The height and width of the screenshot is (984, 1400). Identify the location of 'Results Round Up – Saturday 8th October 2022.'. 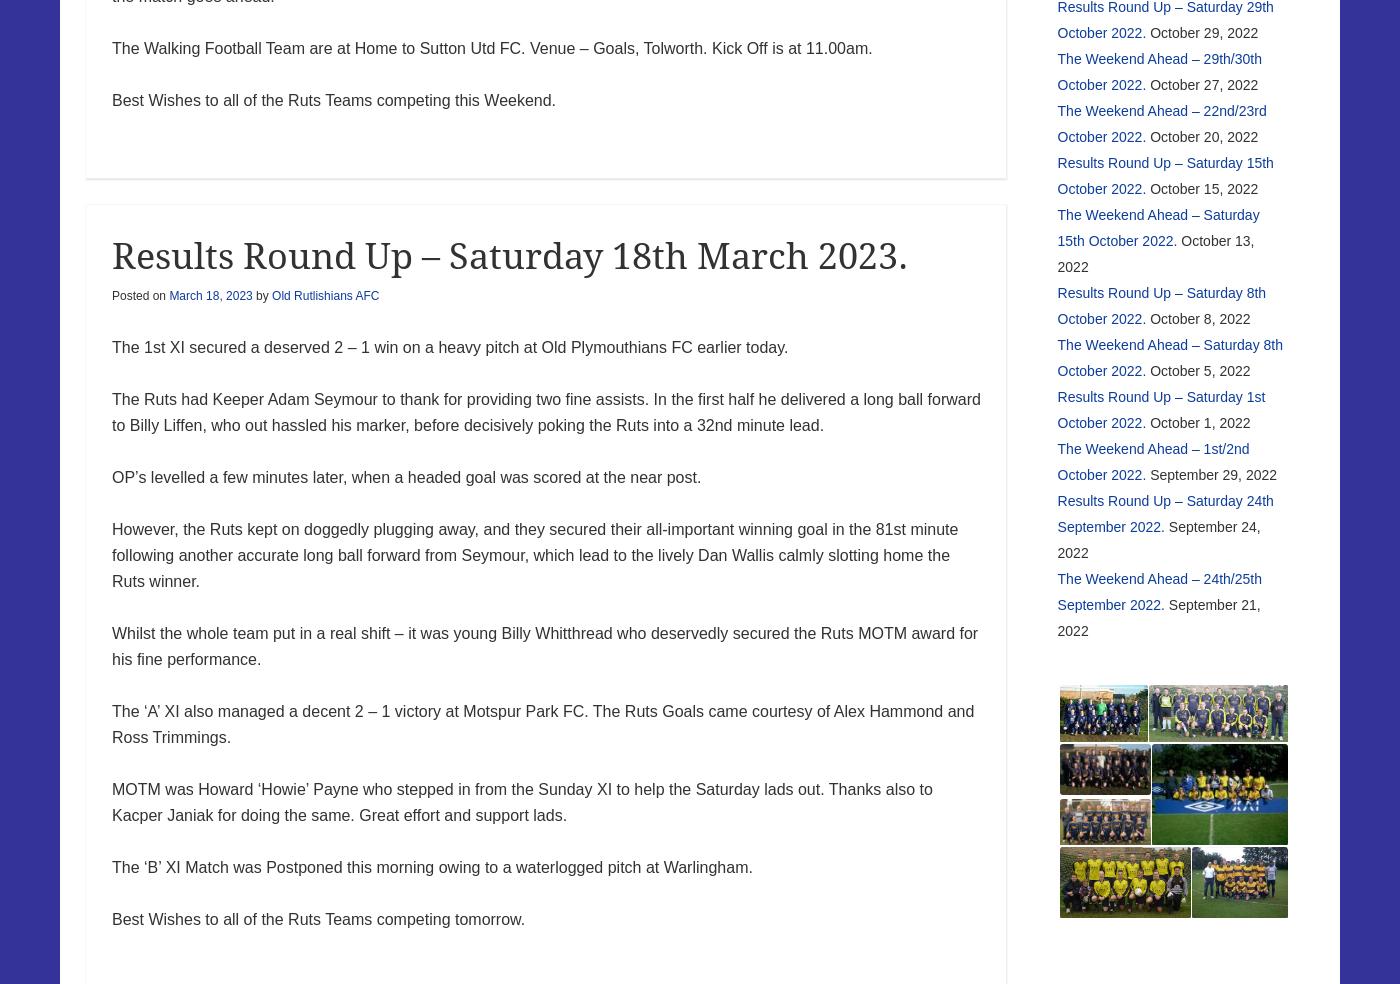
(1161, 304).